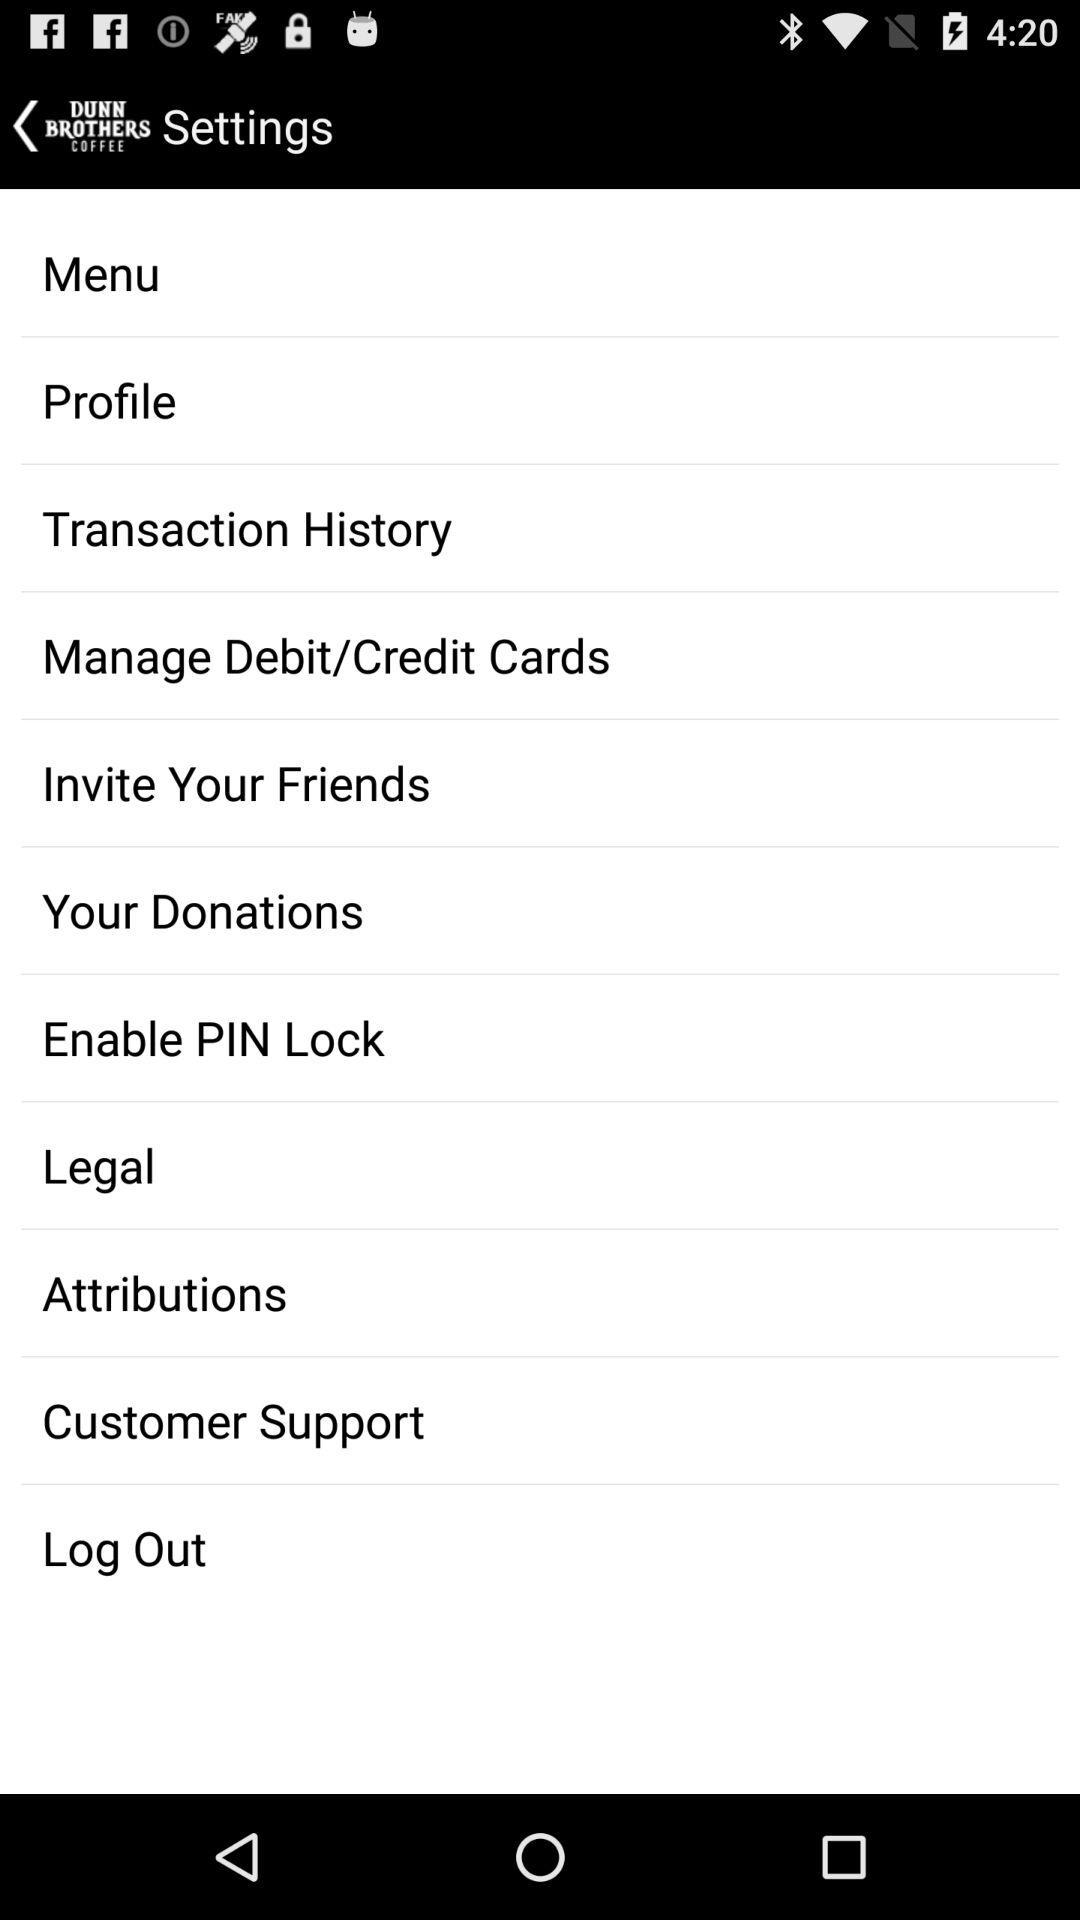 The height and width of the screenshot is (1920, 1080). Describe the element at coordinates (540, 1292) in the screenshot. I see `the icon above customer support icon` at that location.